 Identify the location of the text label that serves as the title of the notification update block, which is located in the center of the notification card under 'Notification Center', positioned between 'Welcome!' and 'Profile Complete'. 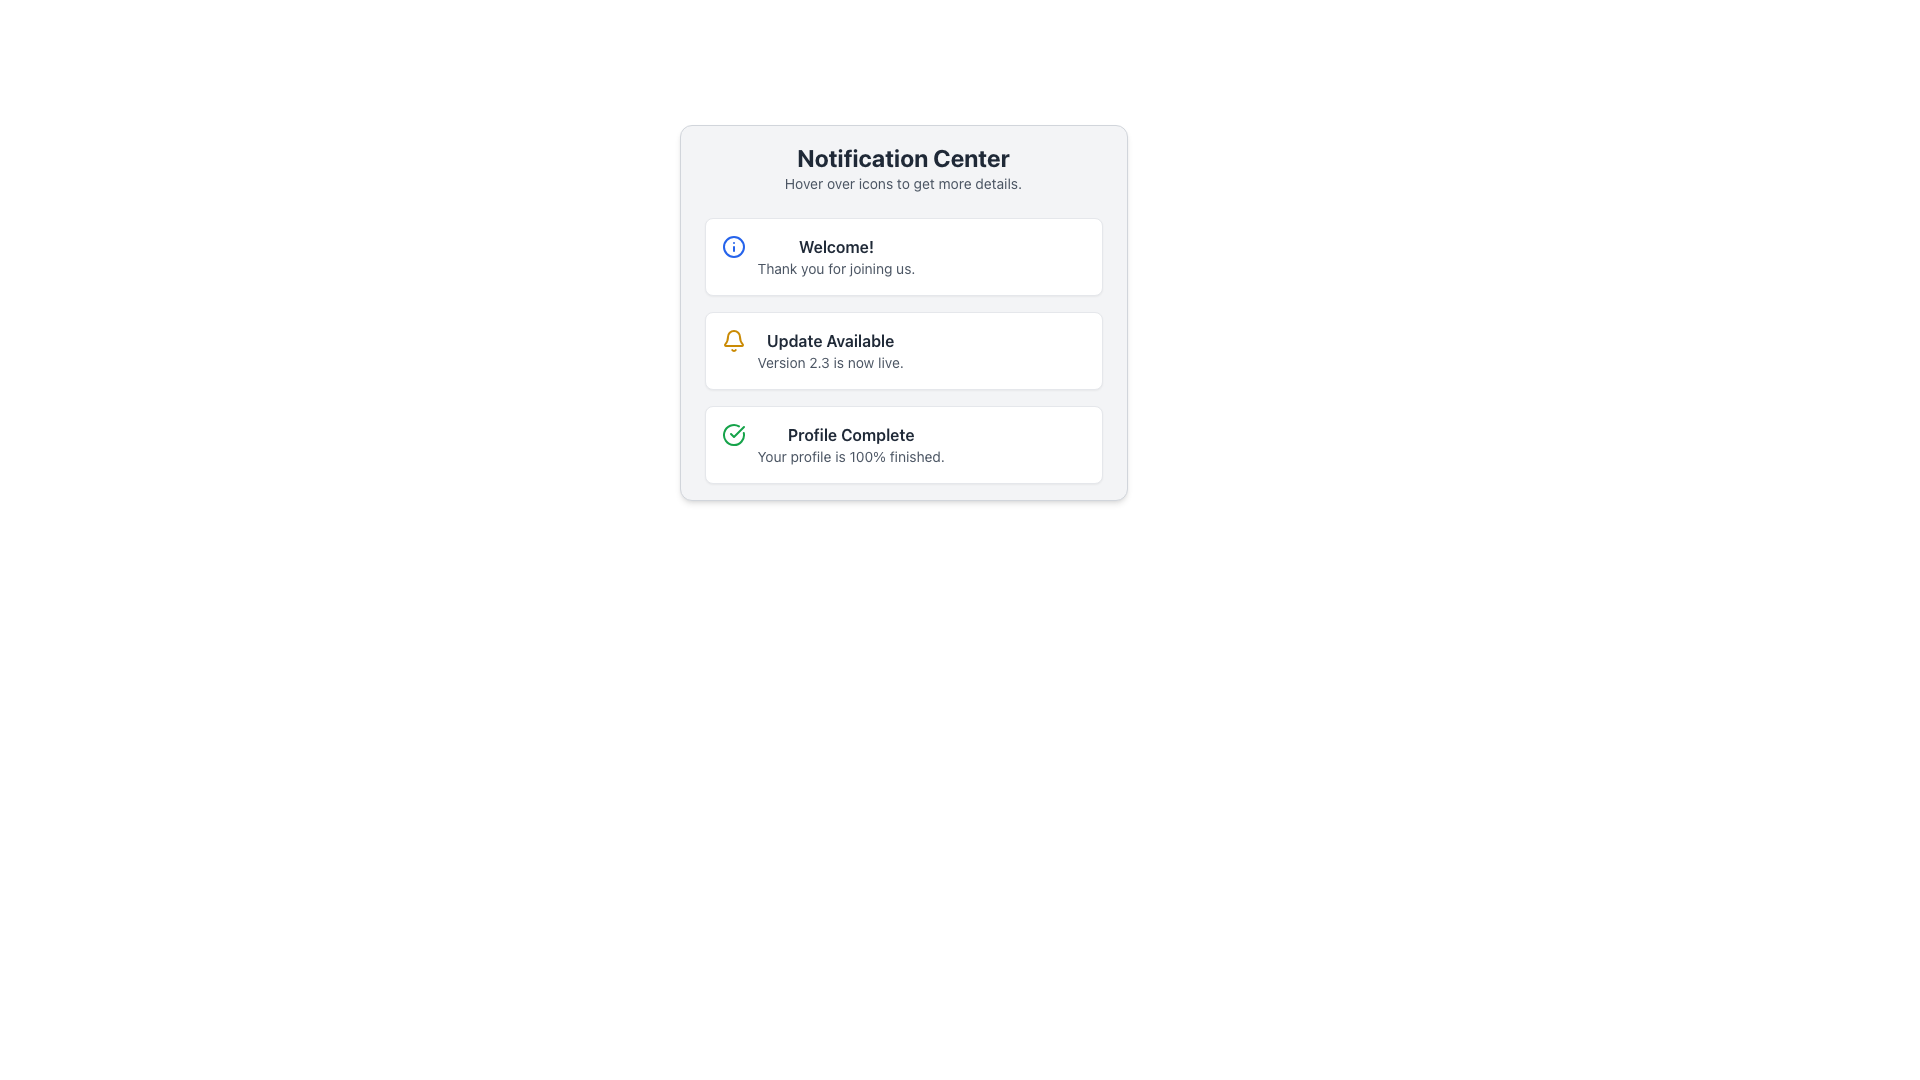
(830, 339).